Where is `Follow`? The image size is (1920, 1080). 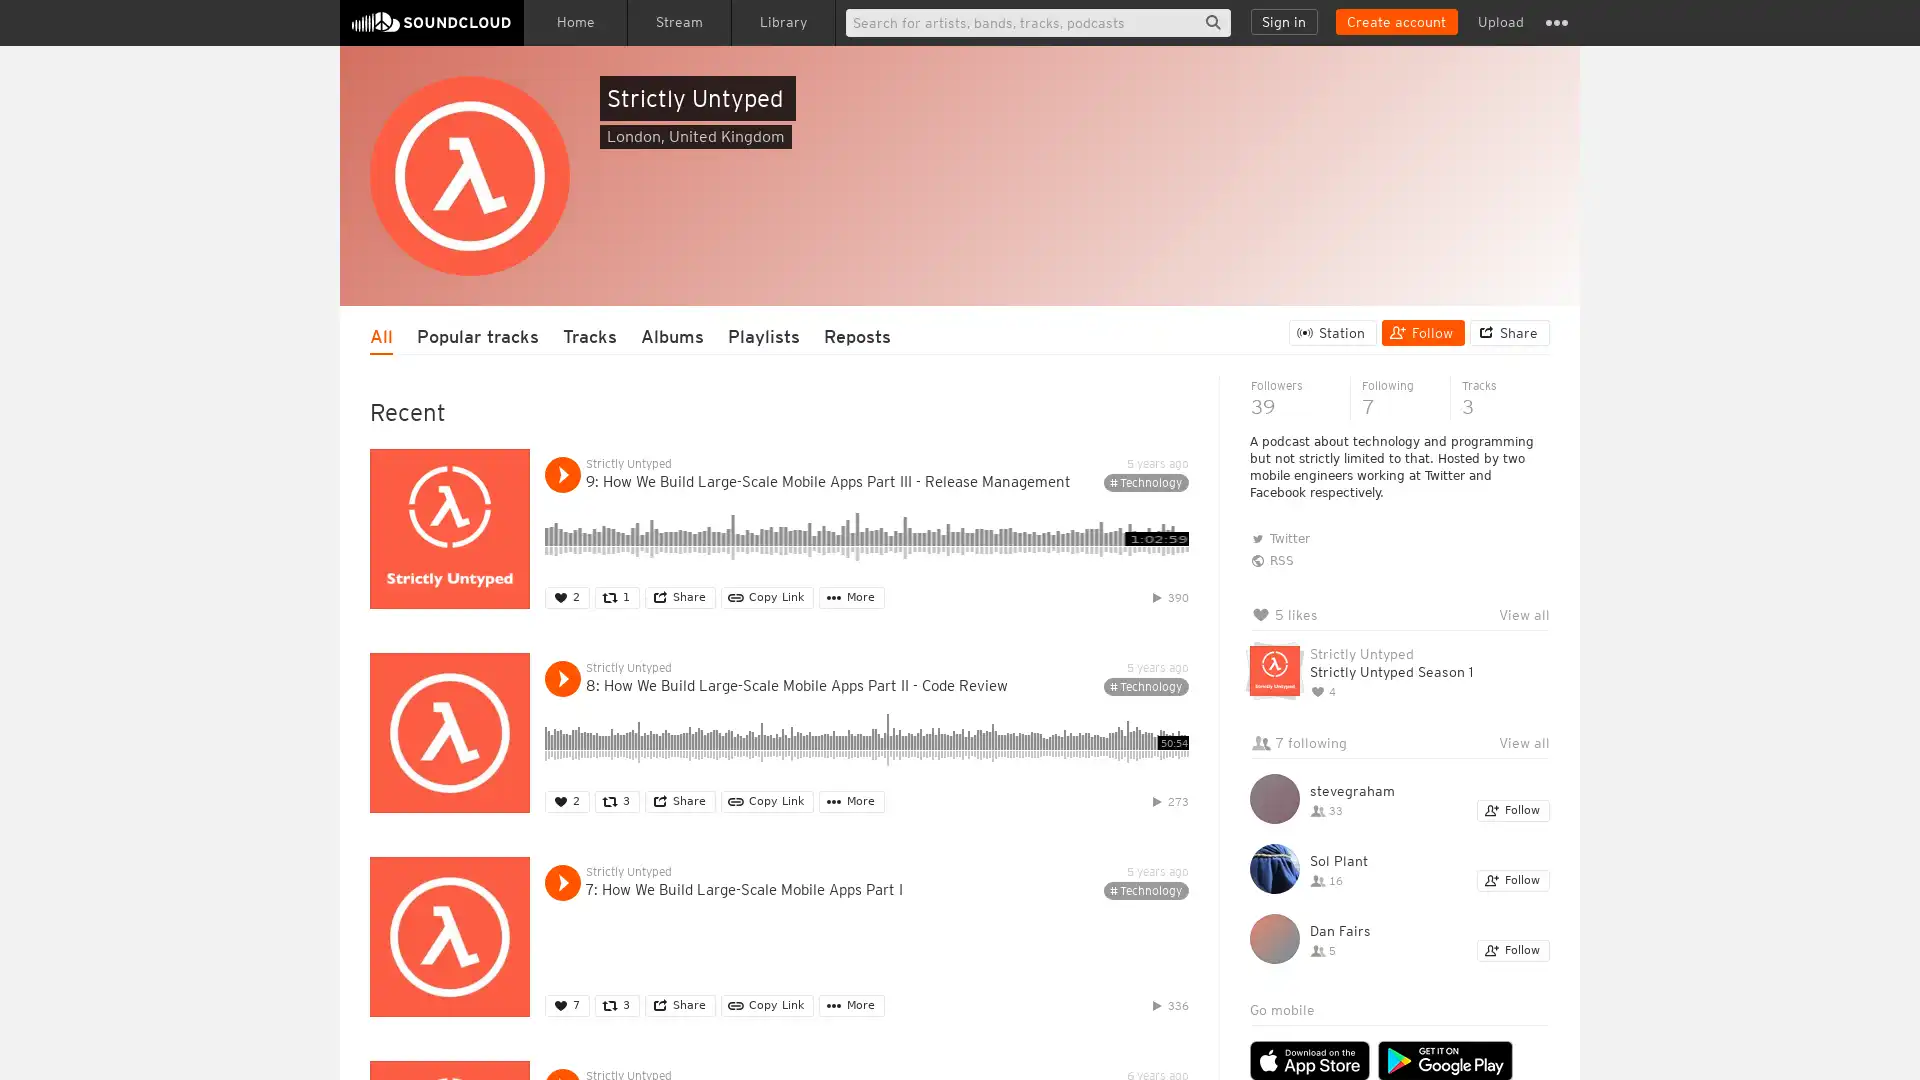
Follow is located at coordinates (1422, 331).